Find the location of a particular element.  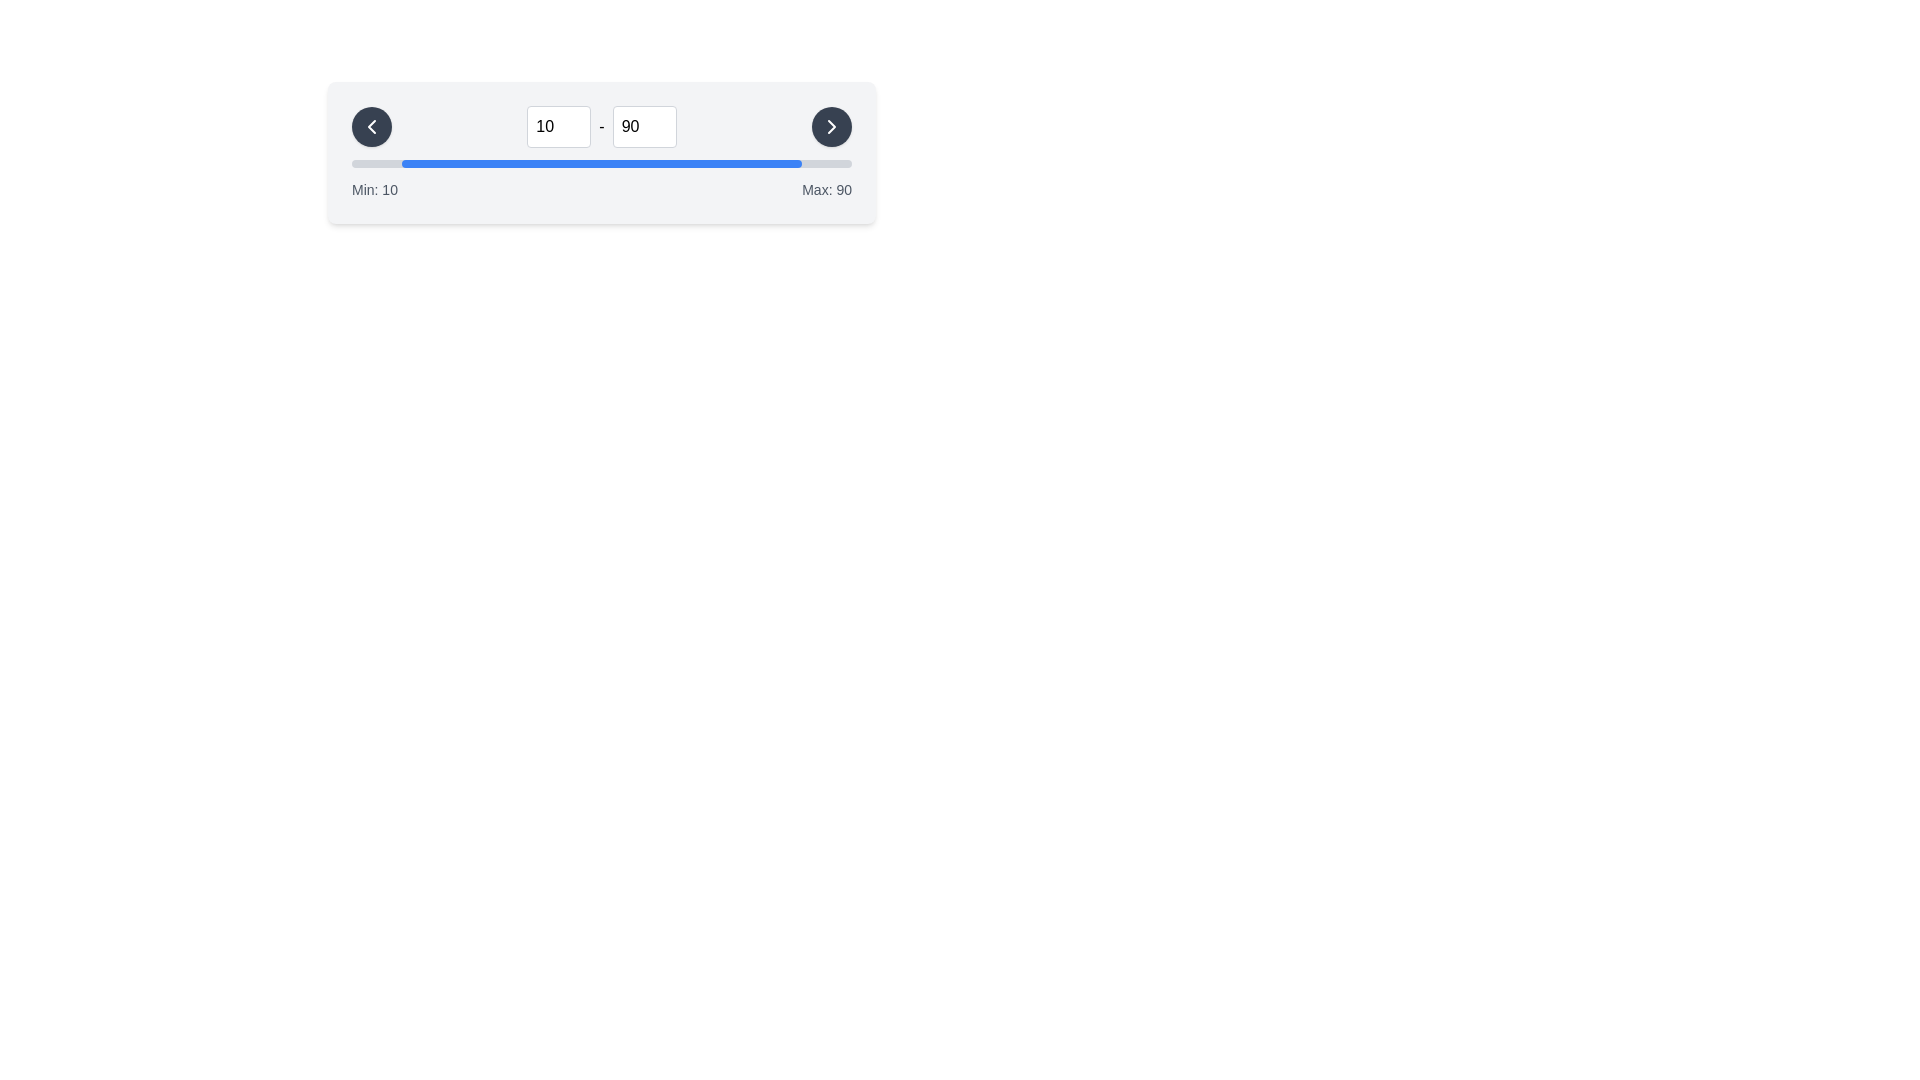

the static text label displaying 'Max: 90' which is located to the right of the label 'Min: 10' in a horizontal layout is located at coordinates (827, 189).